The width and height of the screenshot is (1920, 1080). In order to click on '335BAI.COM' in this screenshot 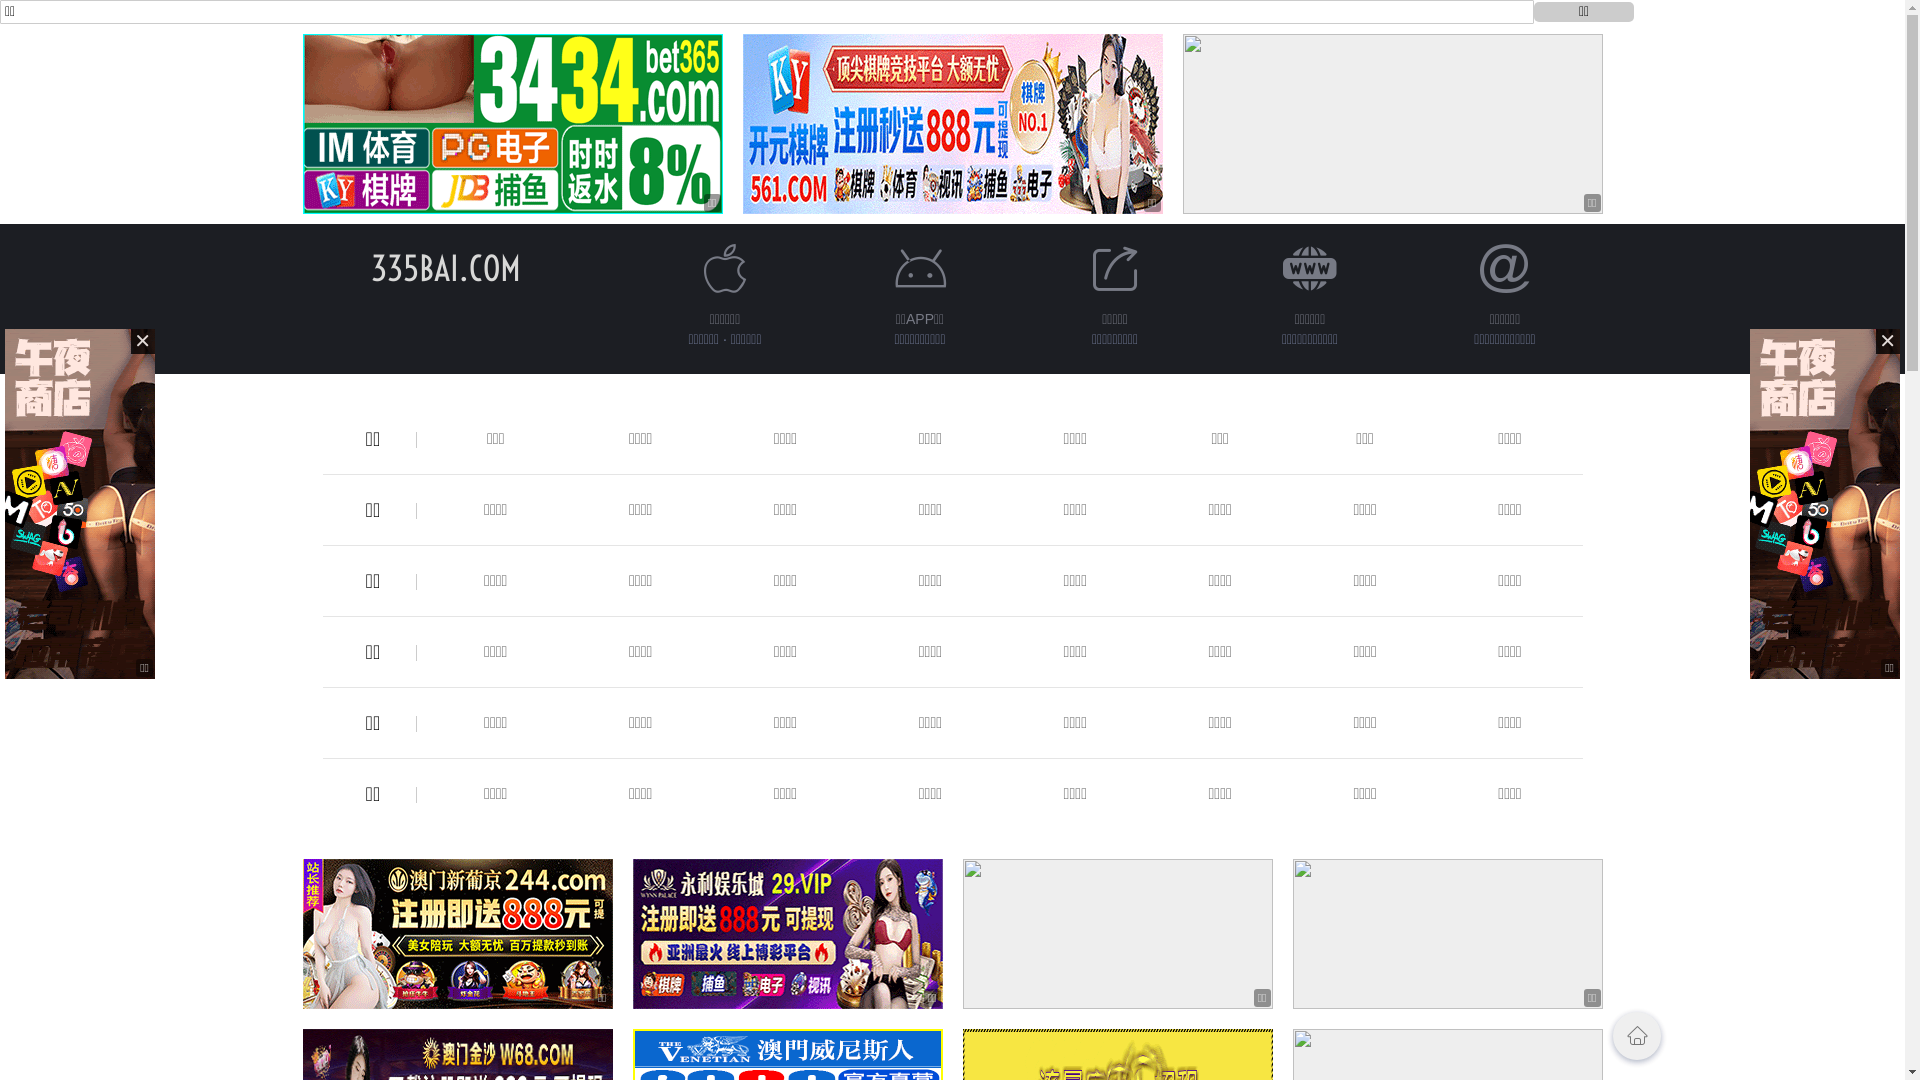, I will do `click(369, 267)`.